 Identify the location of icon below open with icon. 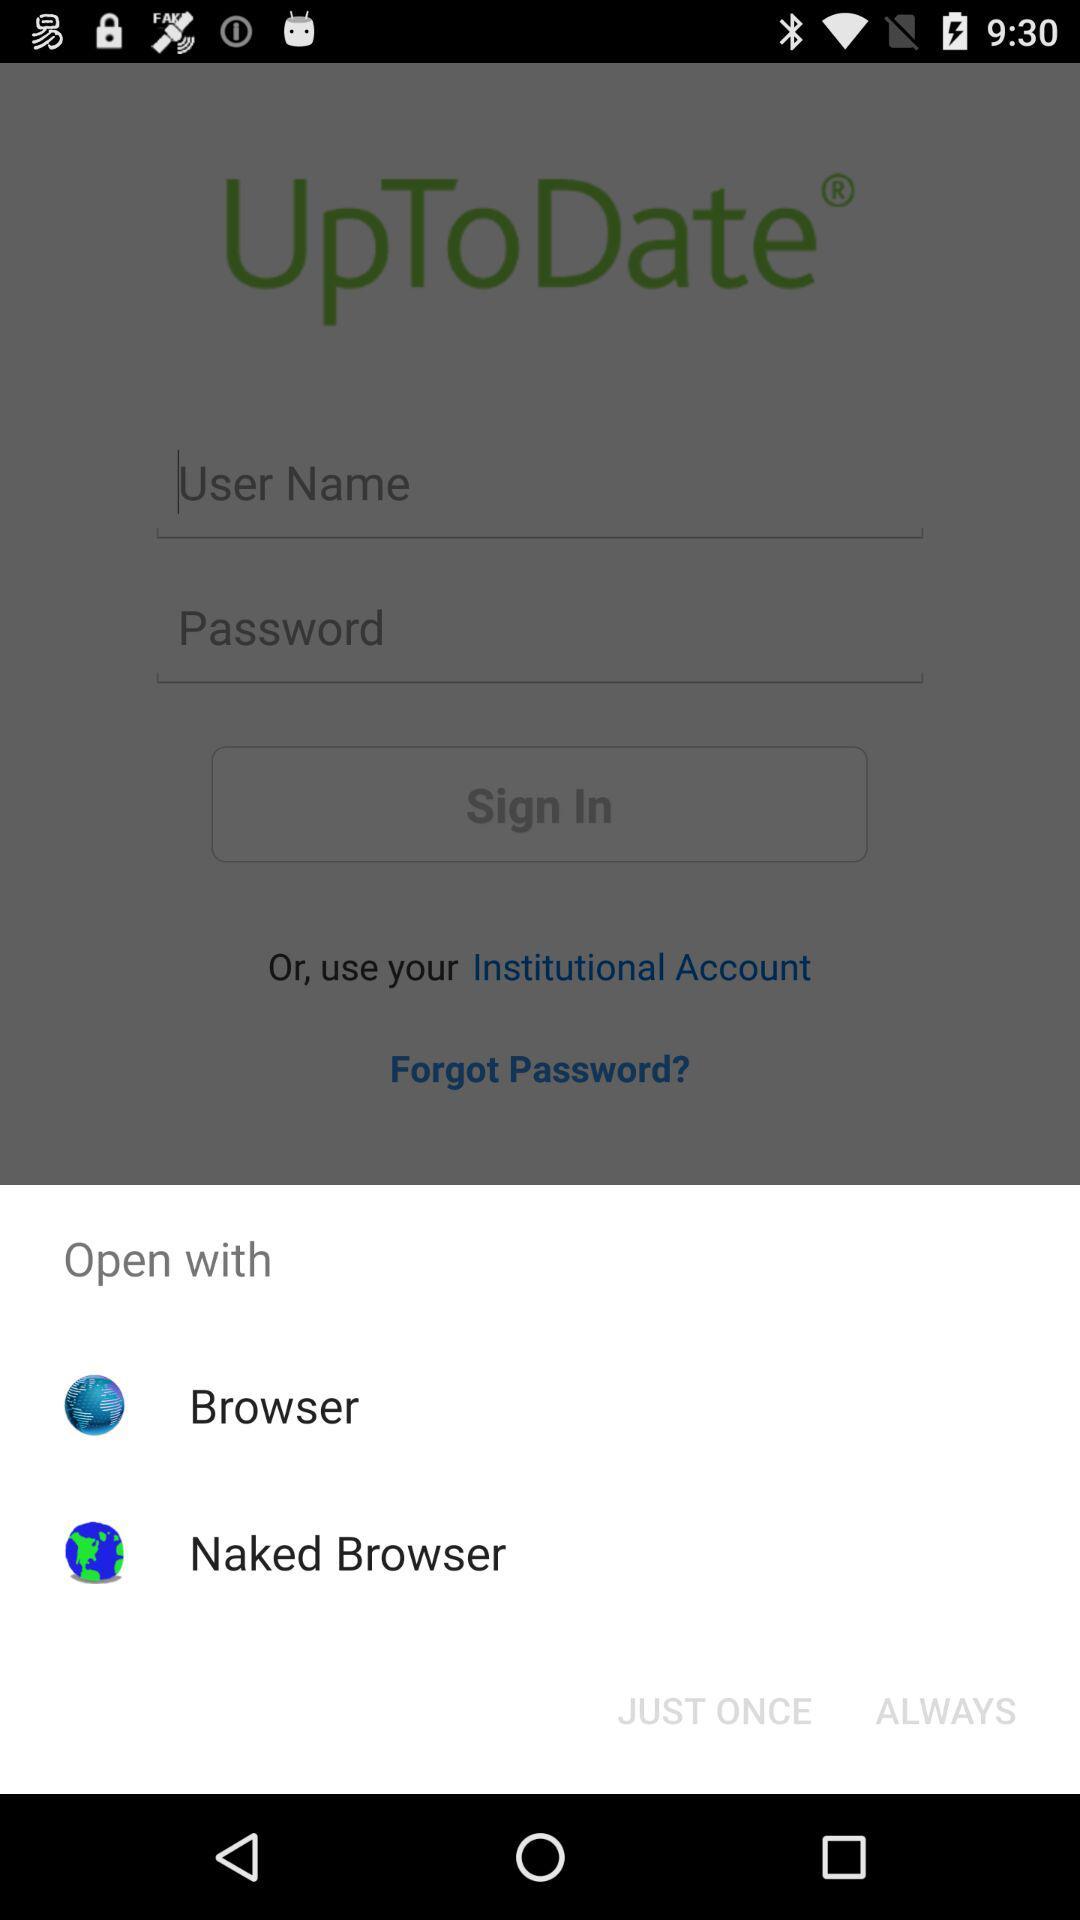
(945, 1708).